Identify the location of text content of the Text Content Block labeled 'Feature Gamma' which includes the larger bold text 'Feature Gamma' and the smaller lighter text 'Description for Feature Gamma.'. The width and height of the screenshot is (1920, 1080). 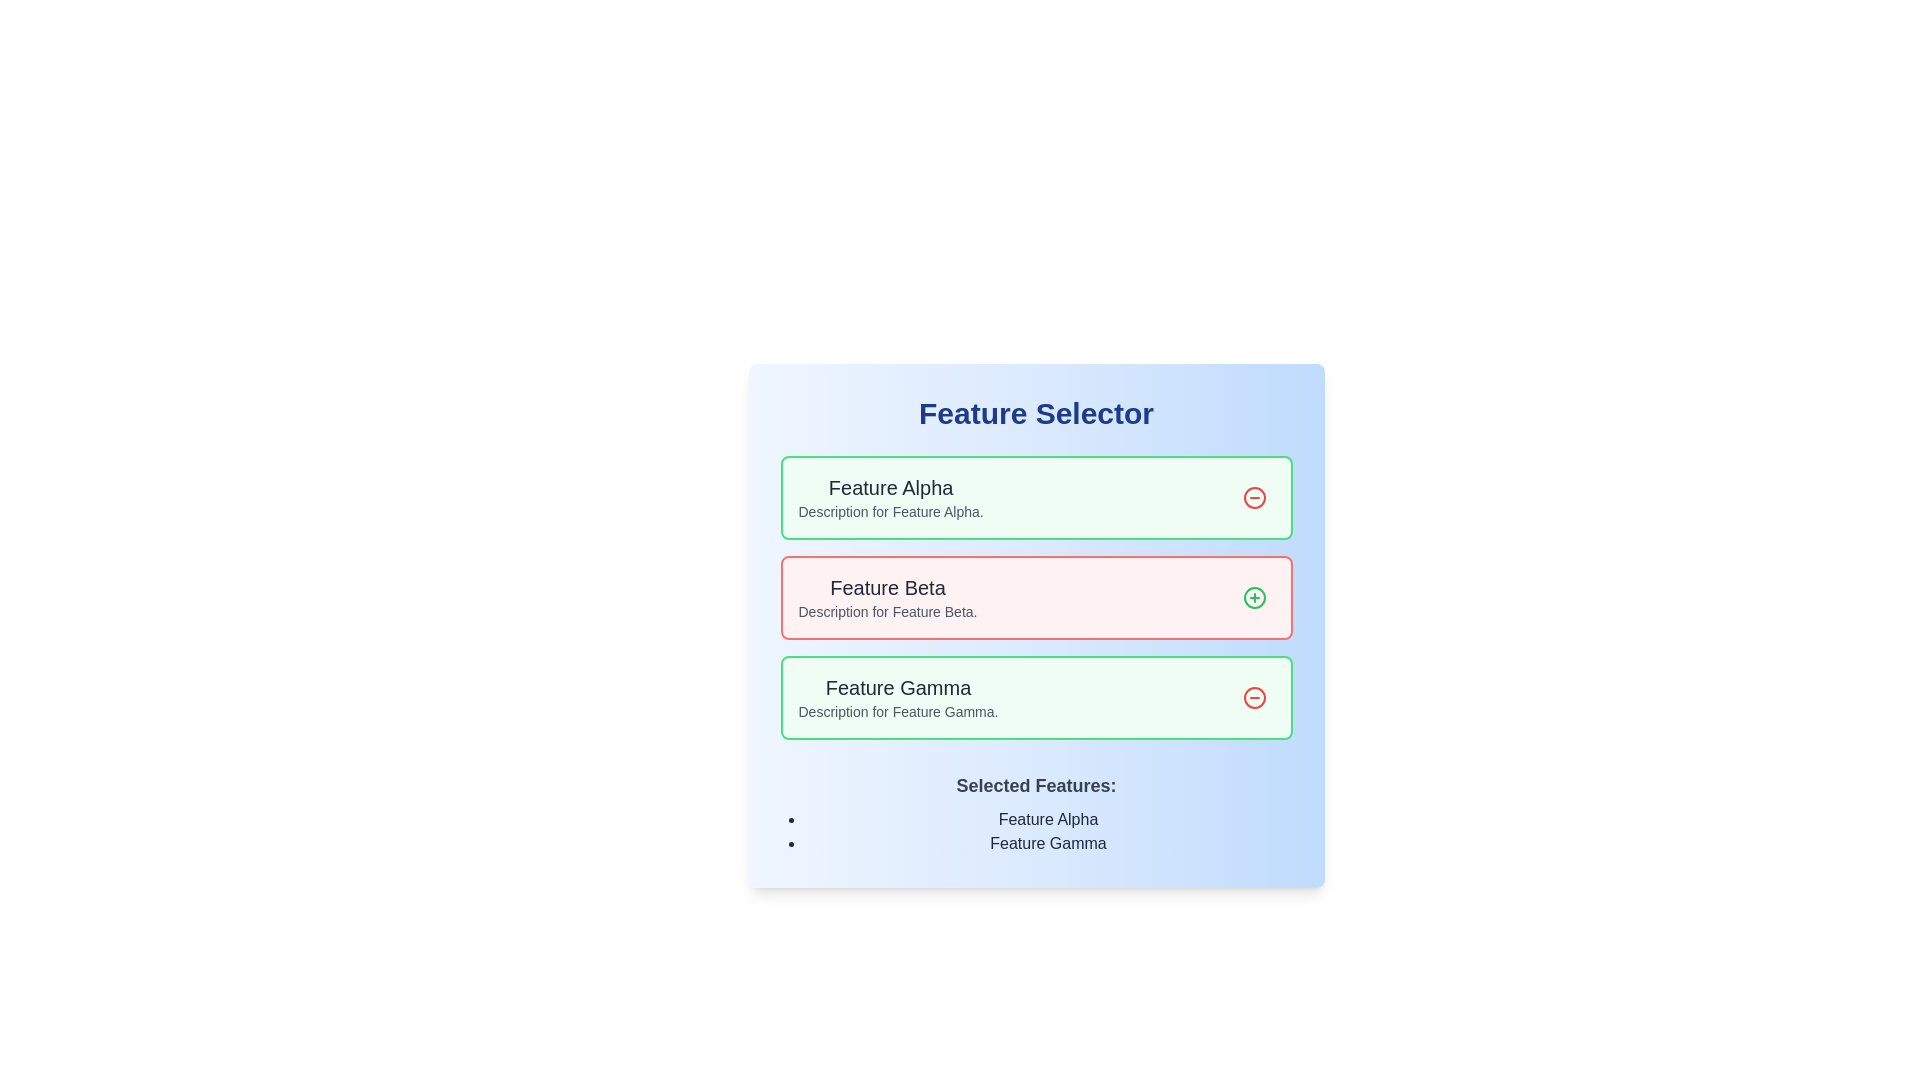
(897, 697).